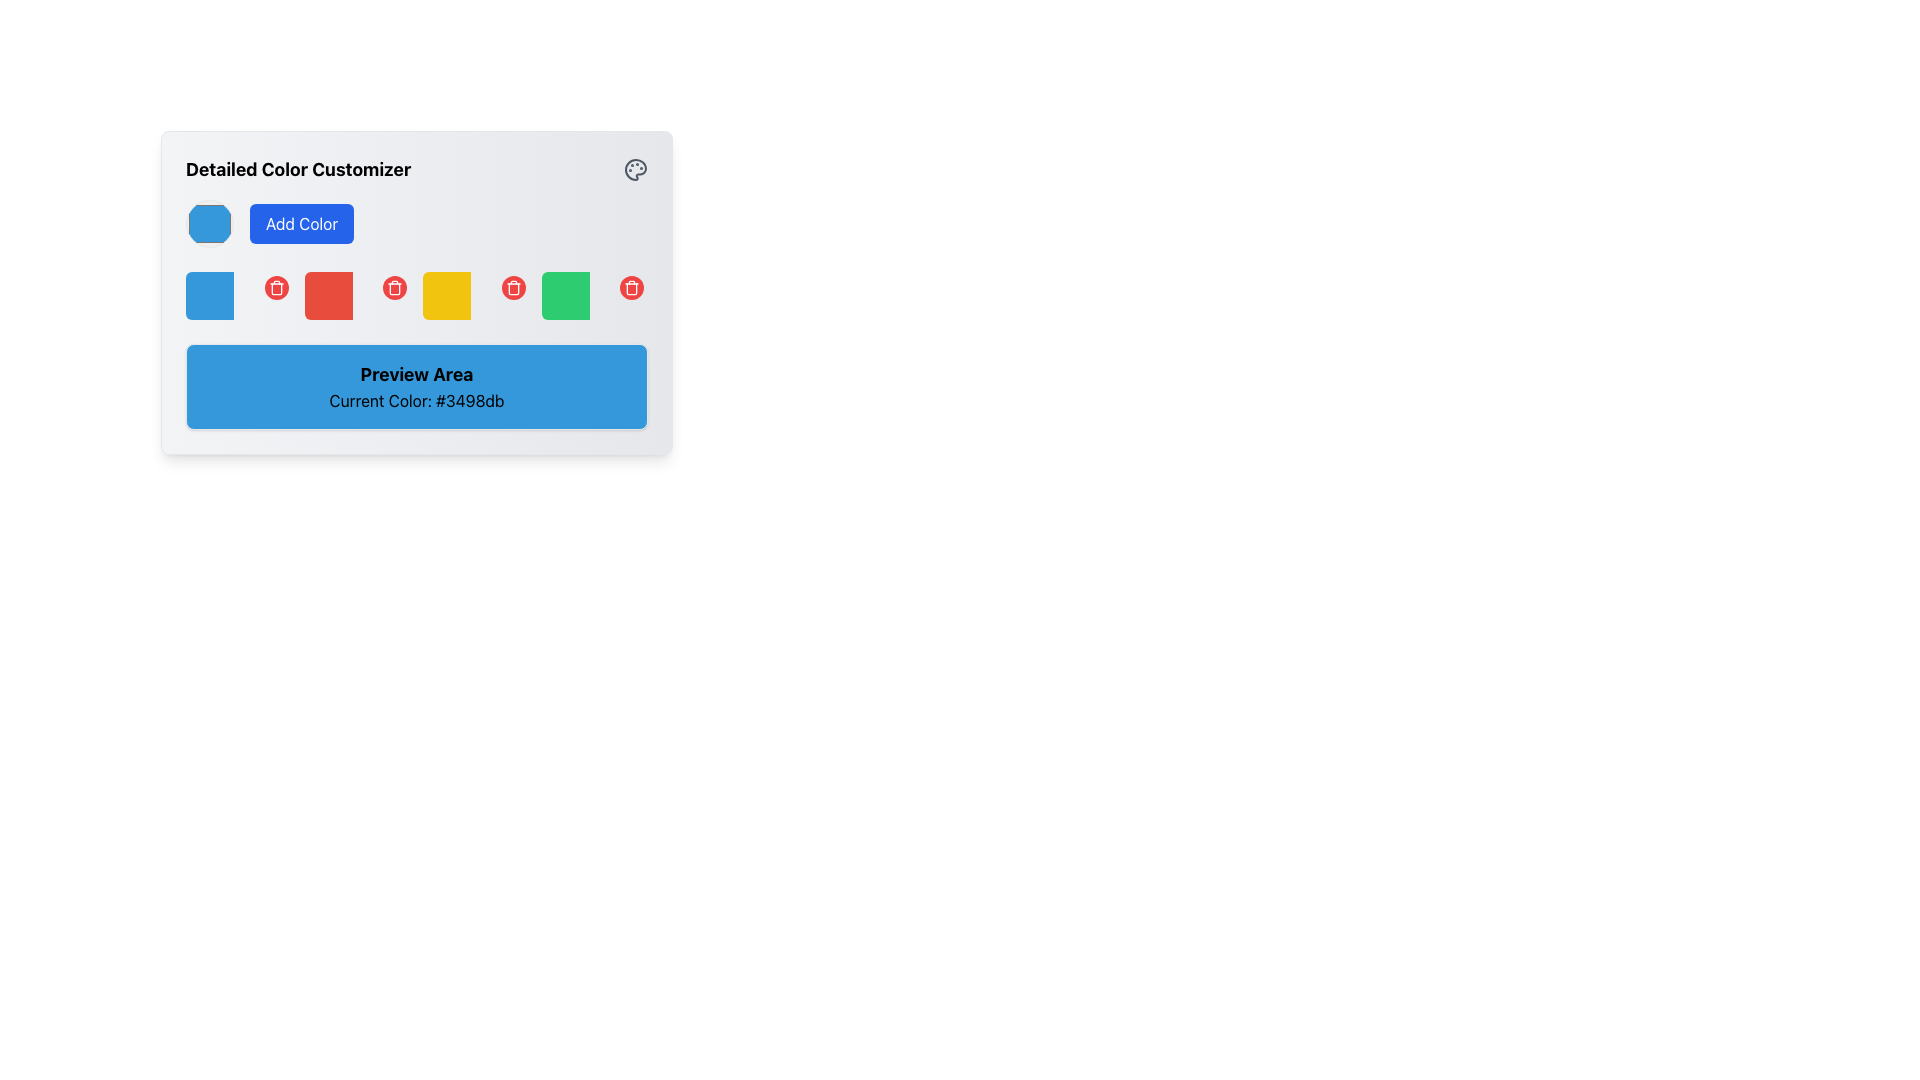 This screenshot has width=1920, height=1080. Describe the element at coordinates (394, 288) in the screenshot. I see `the delete button for the red color swatch, which is the third button in the row of five under 'Detailed Color Customizer'` at that location.